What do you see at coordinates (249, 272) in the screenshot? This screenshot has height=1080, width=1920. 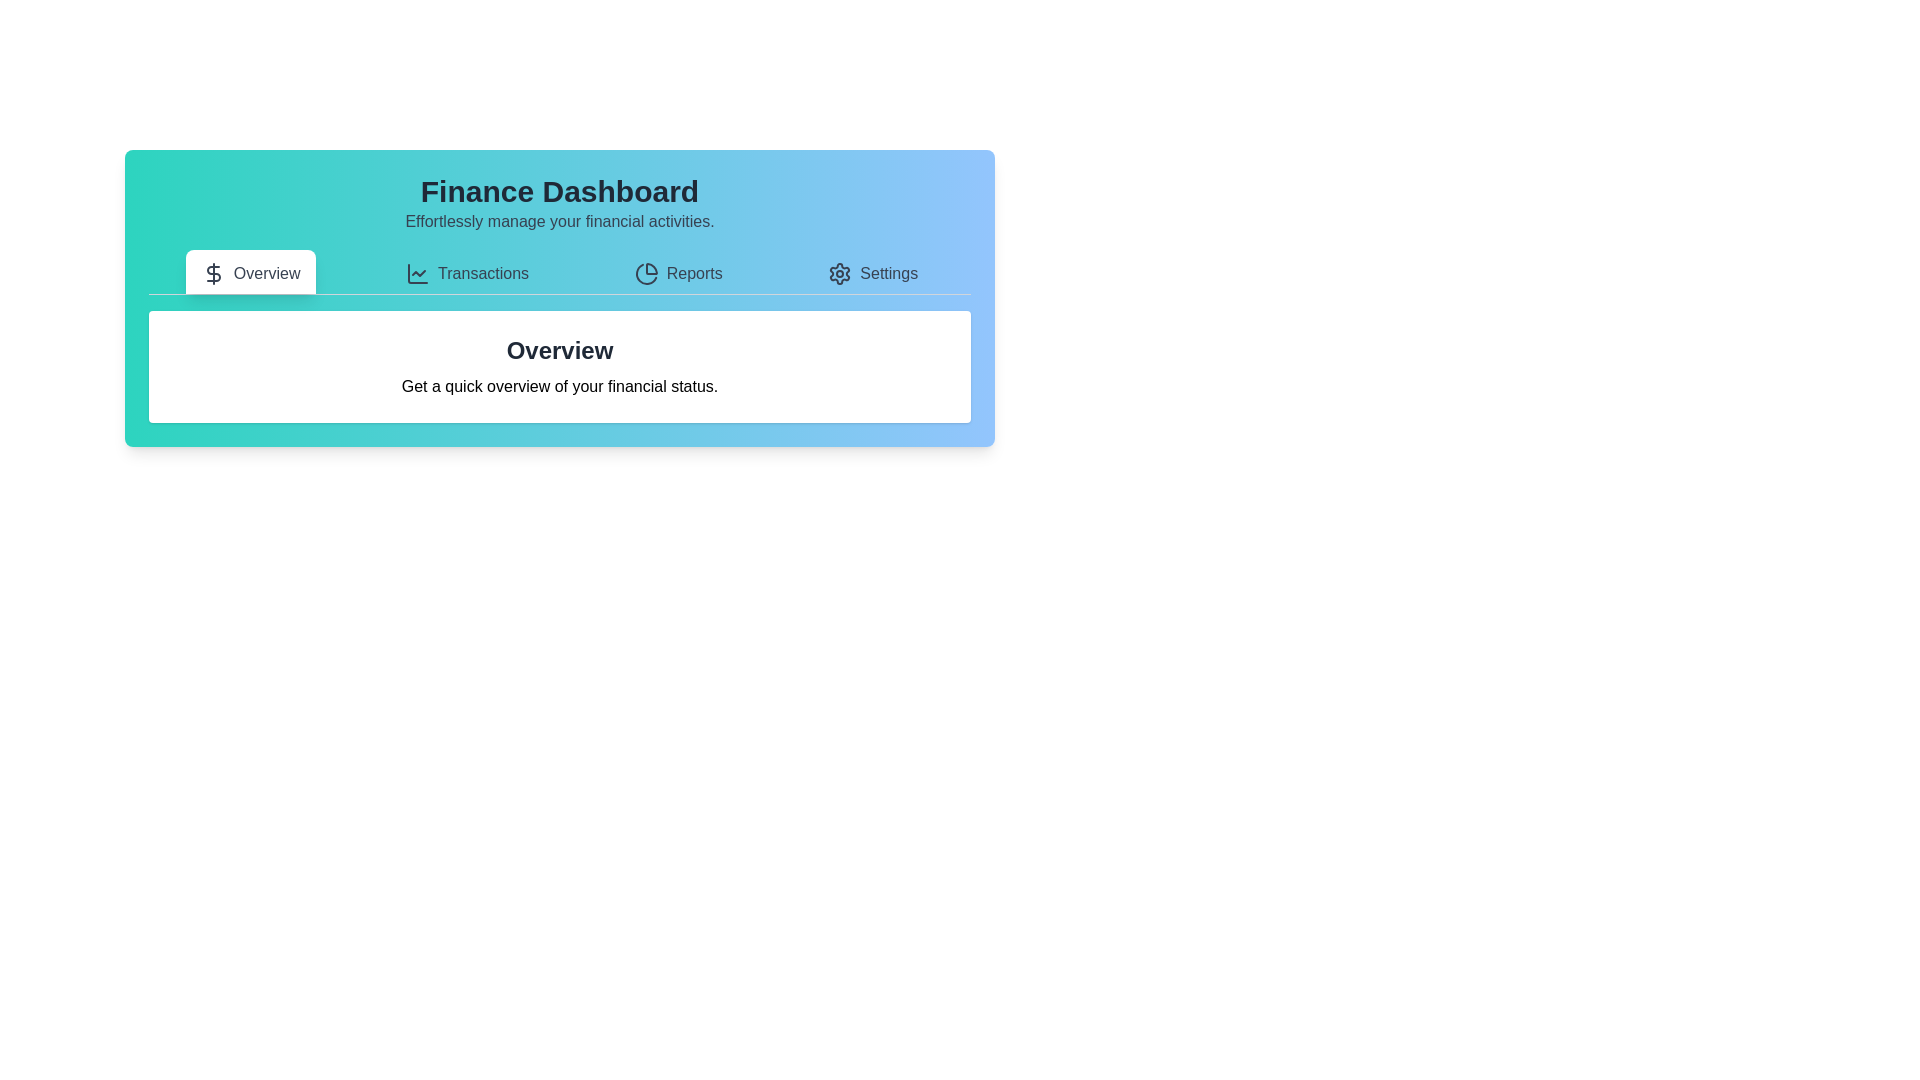 I see `the Overview tab` at bounding box center [249, 272].